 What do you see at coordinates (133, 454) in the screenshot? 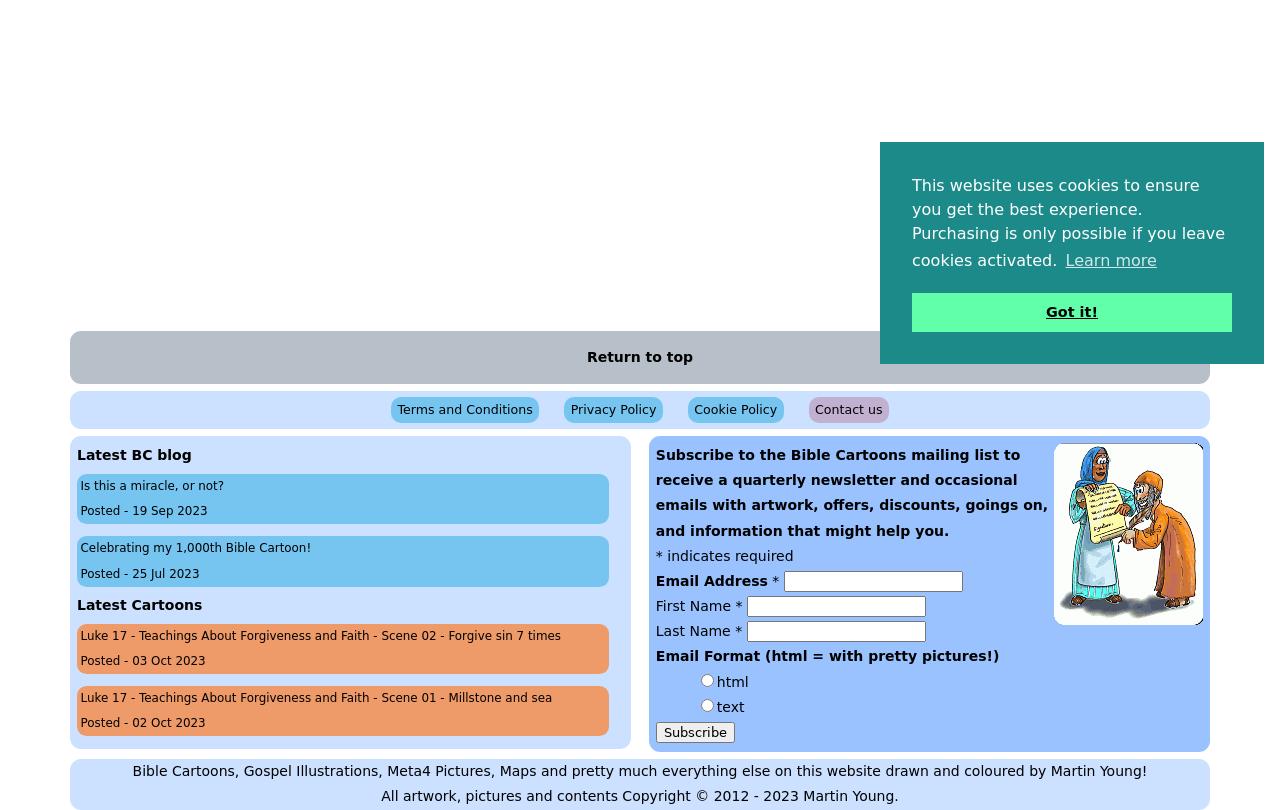
I see `'Latest BC blog'` at bounding box center [133, 454].